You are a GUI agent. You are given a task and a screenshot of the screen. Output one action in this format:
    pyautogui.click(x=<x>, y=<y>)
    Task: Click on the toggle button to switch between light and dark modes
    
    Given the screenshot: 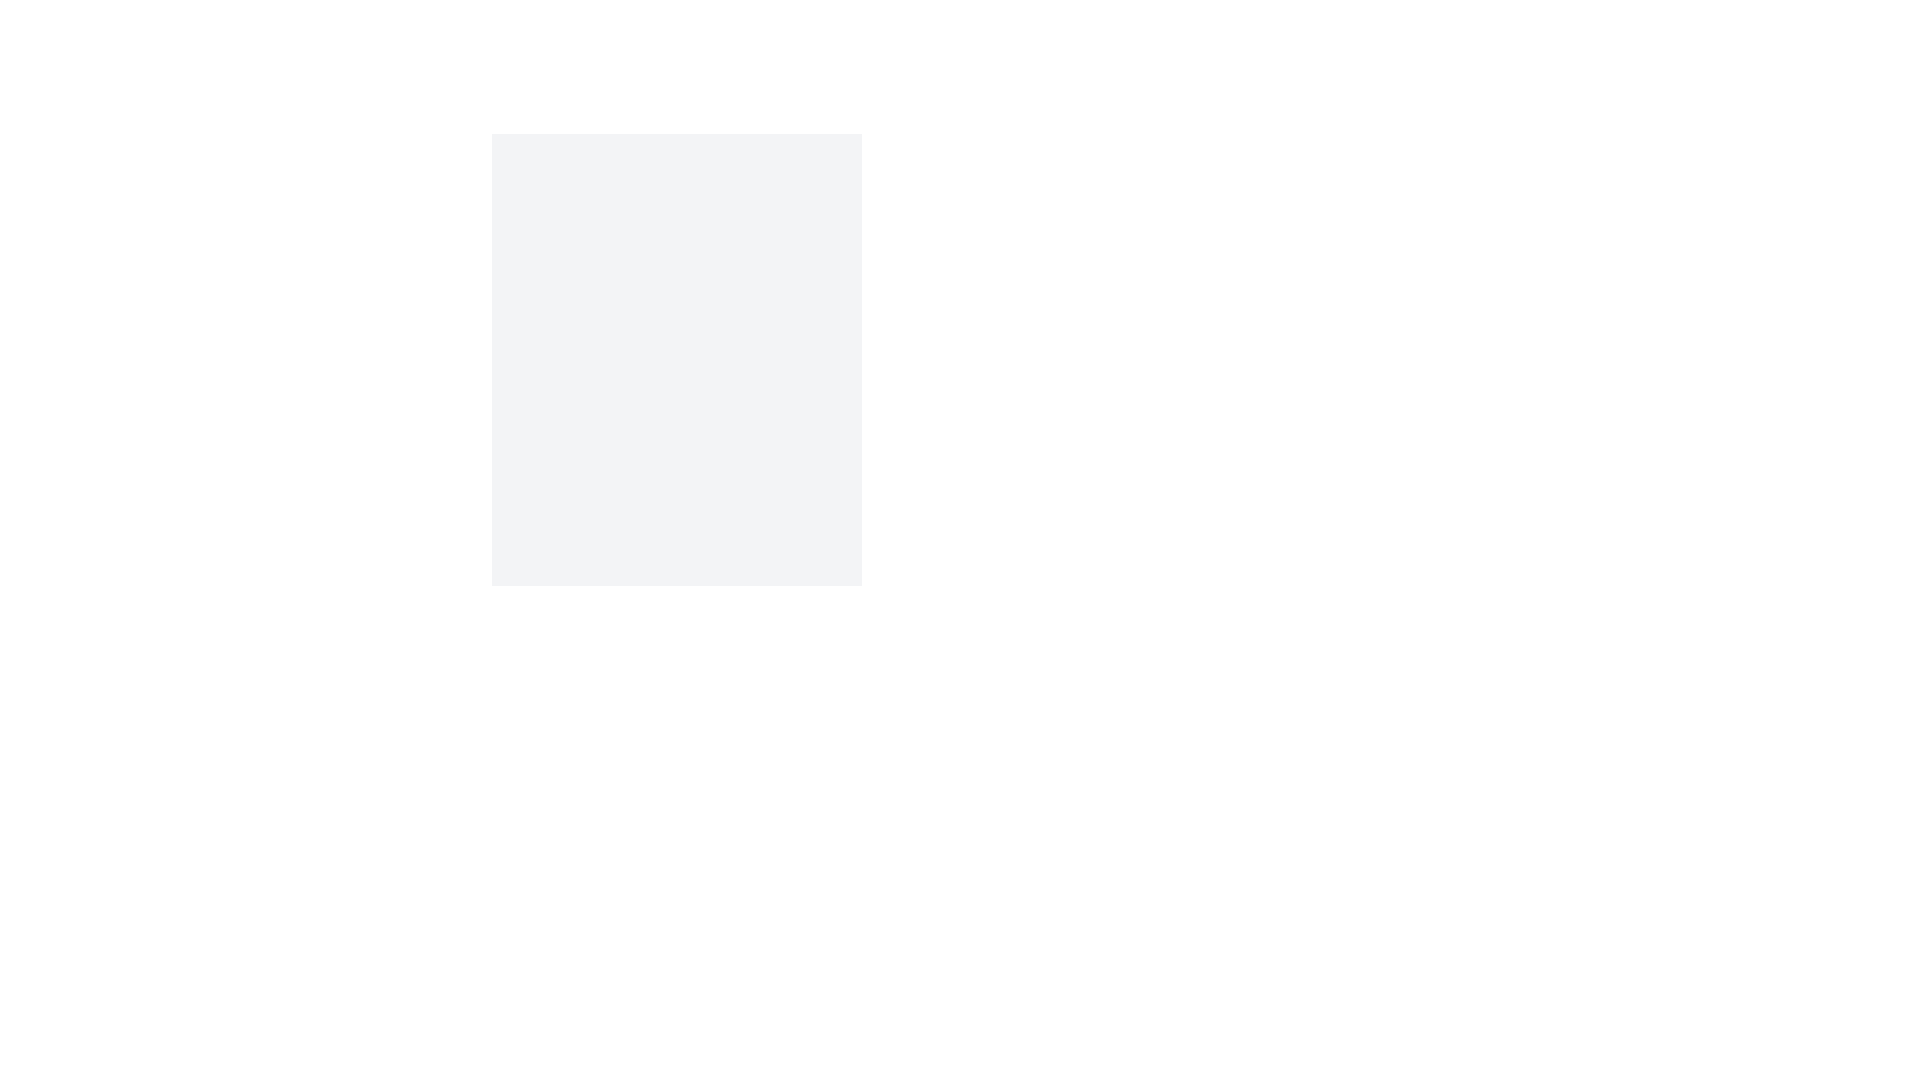 What is the action you would take?
    pyautogui.click(x=676, y=674)
    